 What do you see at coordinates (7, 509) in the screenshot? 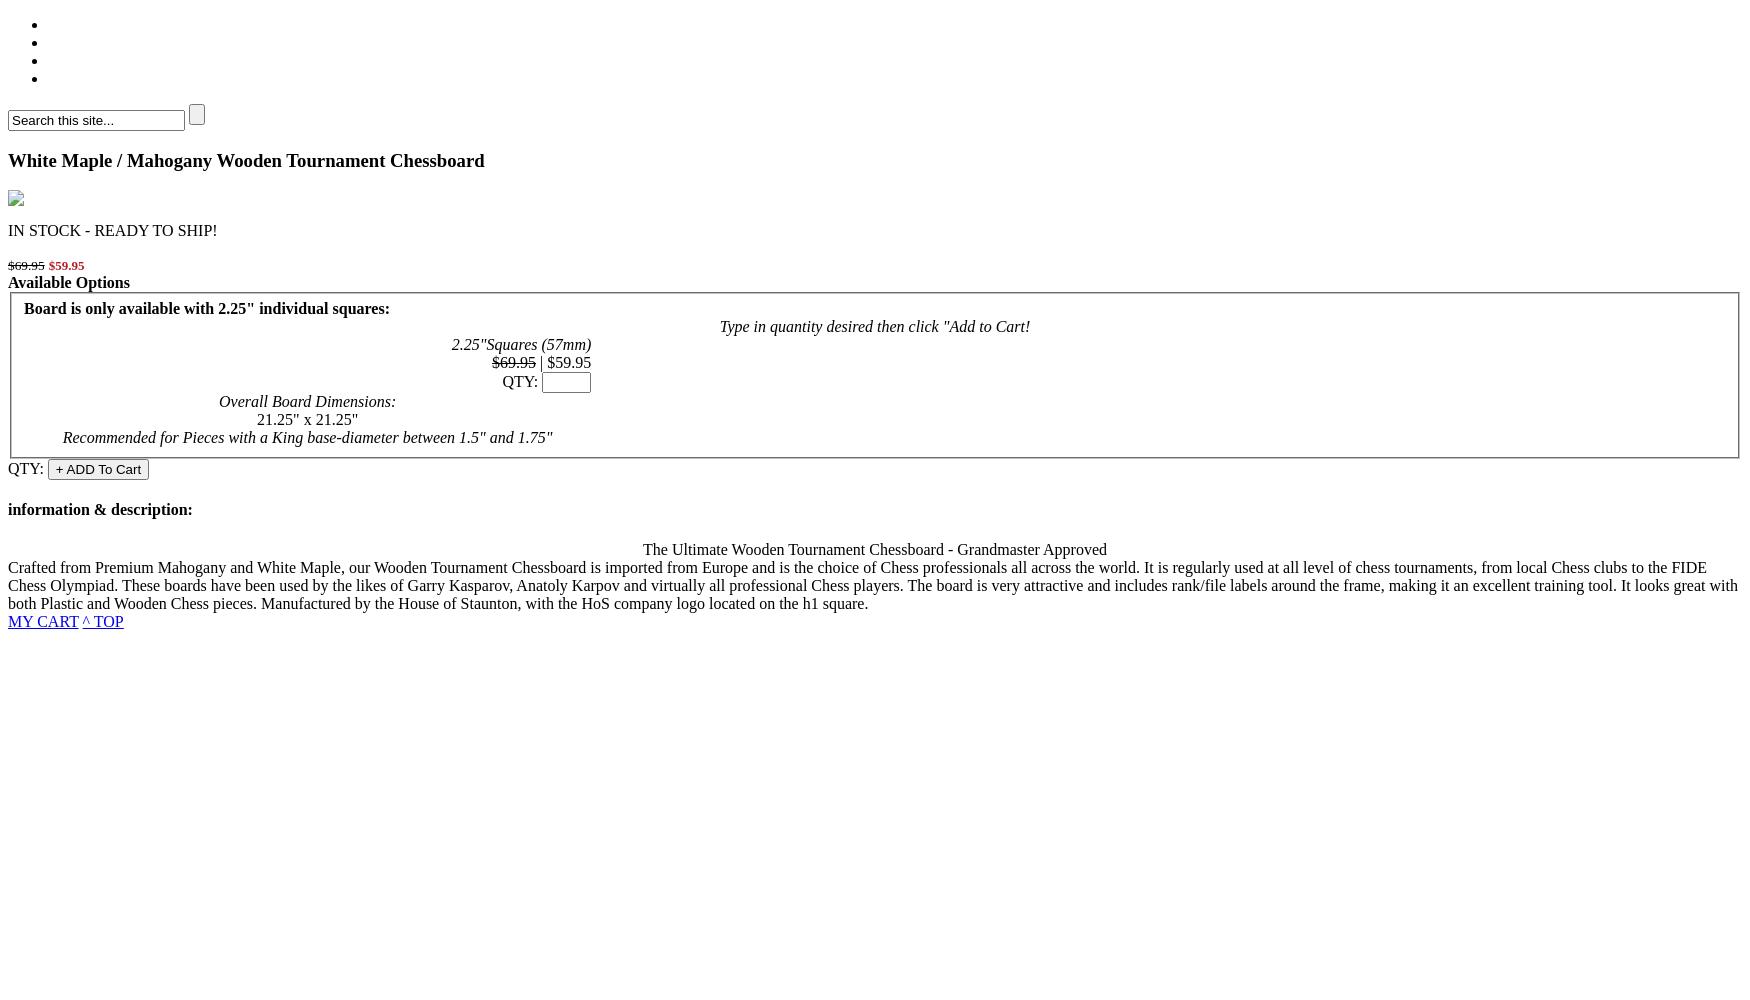
I see `'information'` at bounding box center [7, 509].